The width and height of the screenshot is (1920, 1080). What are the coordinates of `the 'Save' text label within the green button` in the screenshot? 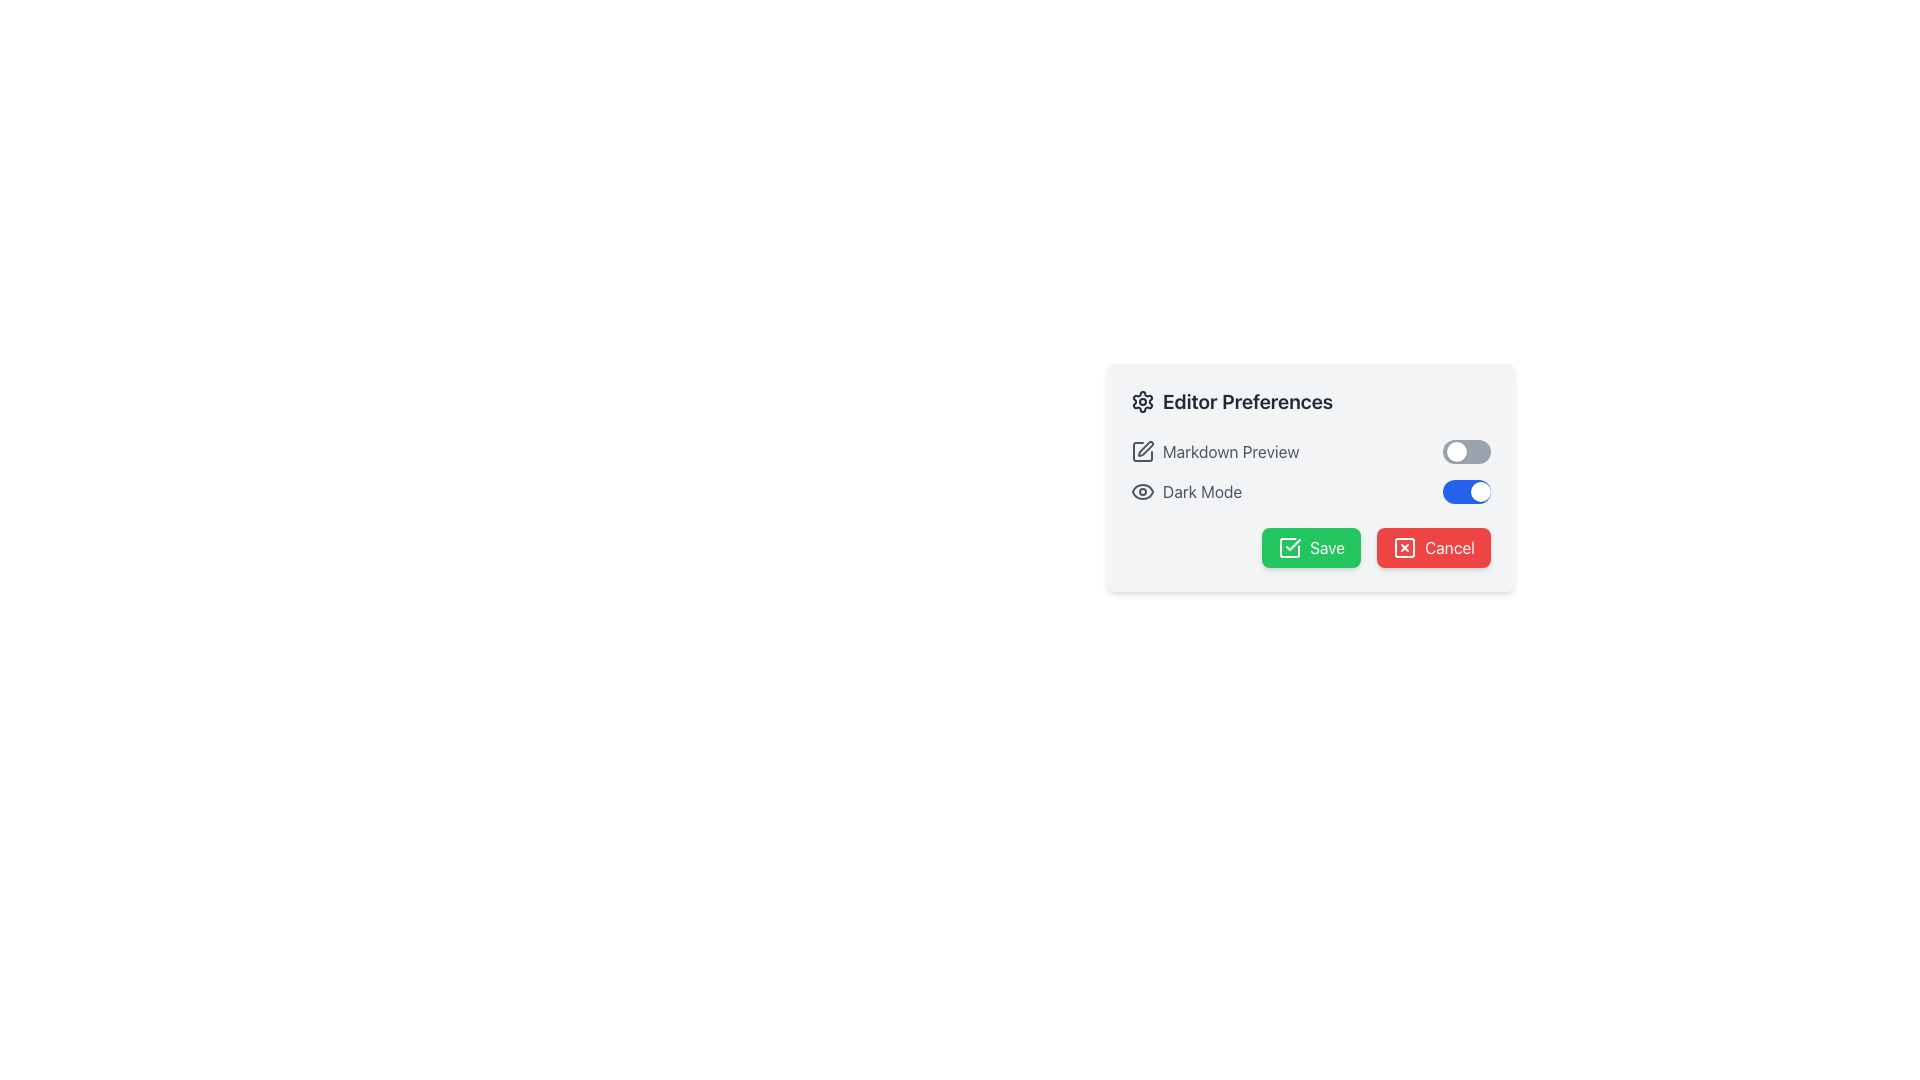 It's located at (1327, 547).